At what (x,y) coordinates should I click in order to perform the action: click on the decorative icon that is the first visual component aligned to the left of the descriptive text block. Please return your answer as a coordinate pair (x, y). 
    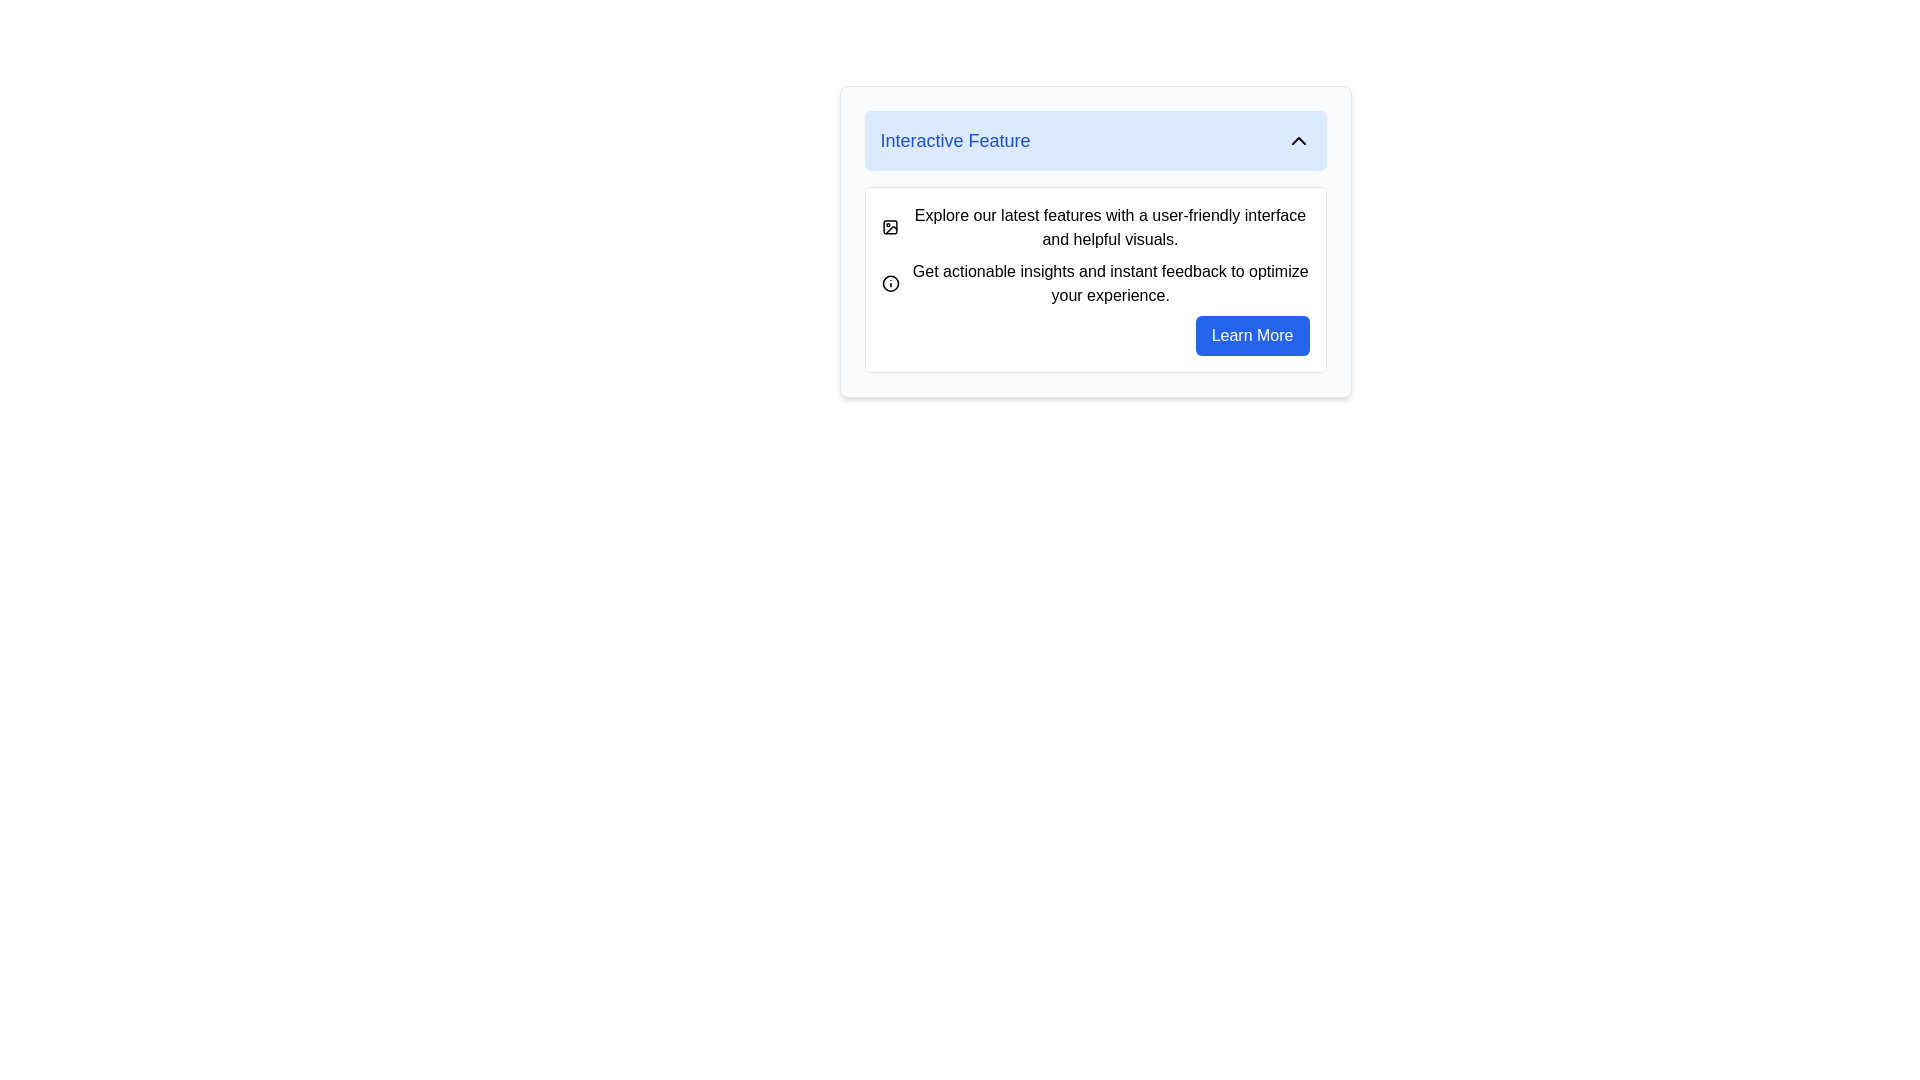
    Looking at the image, I should click on (889, 226).